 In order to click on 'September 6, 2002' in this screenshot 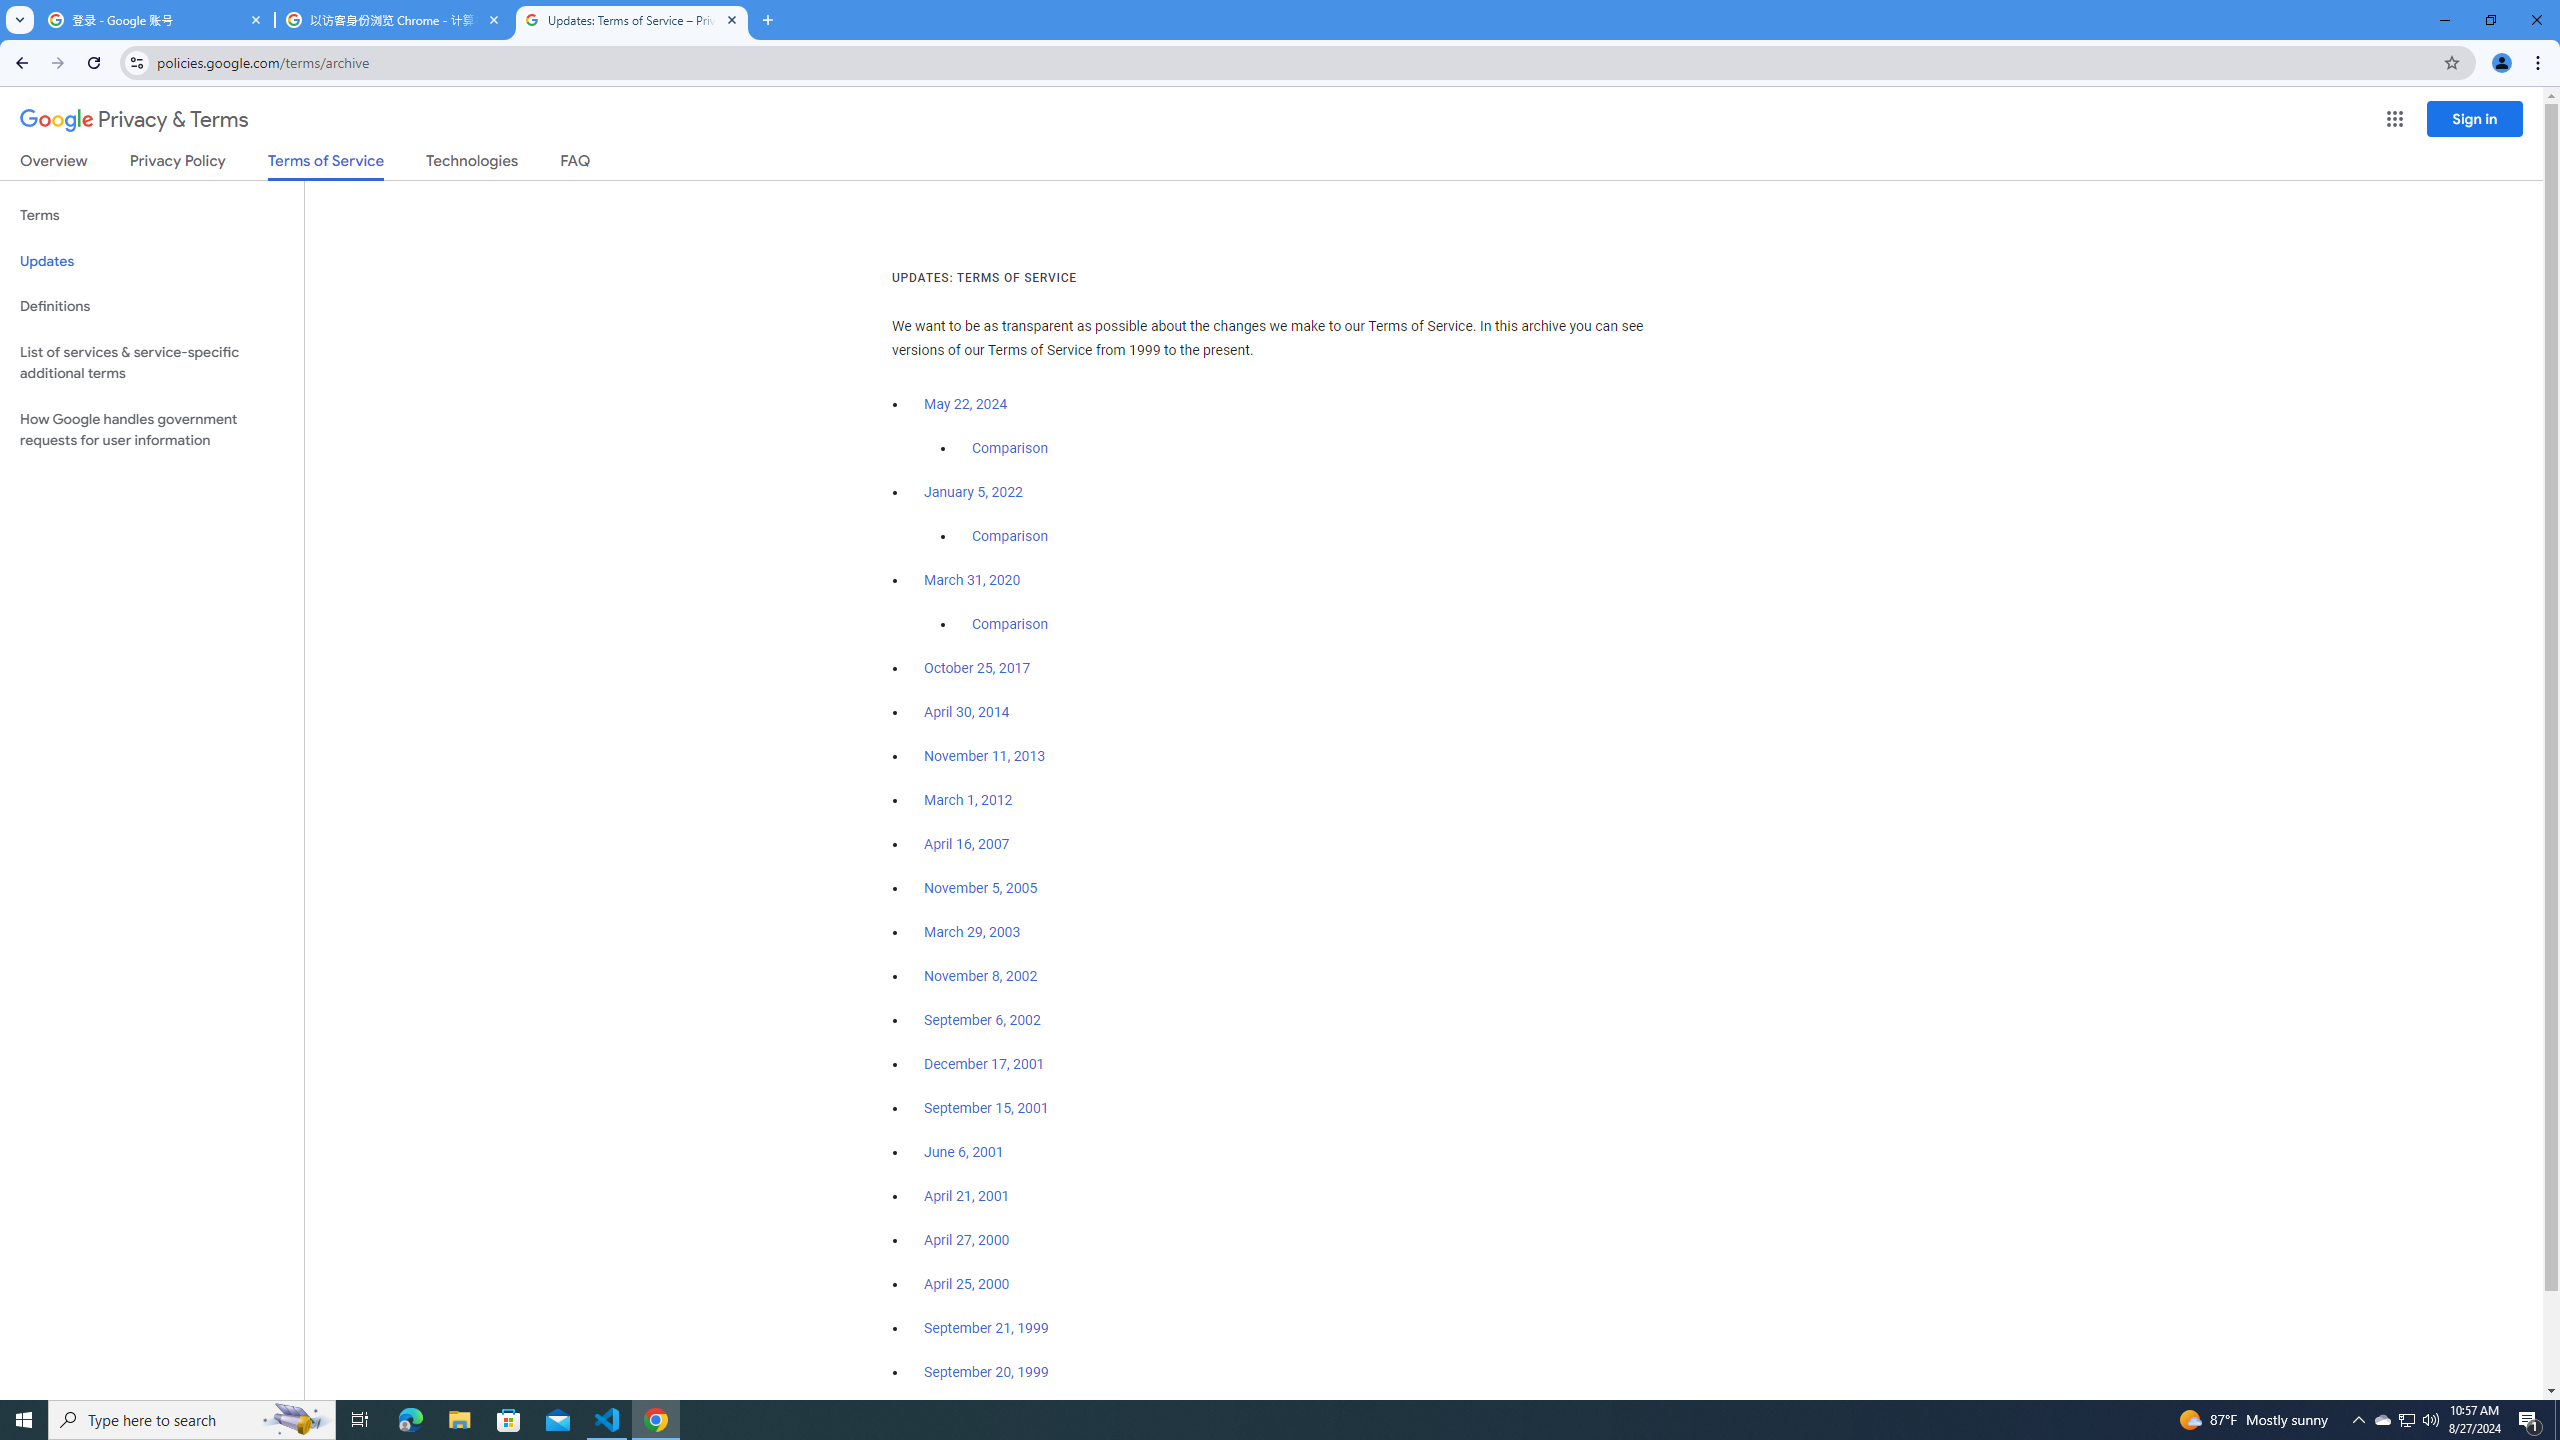, I will do `click(982, 1019)`.